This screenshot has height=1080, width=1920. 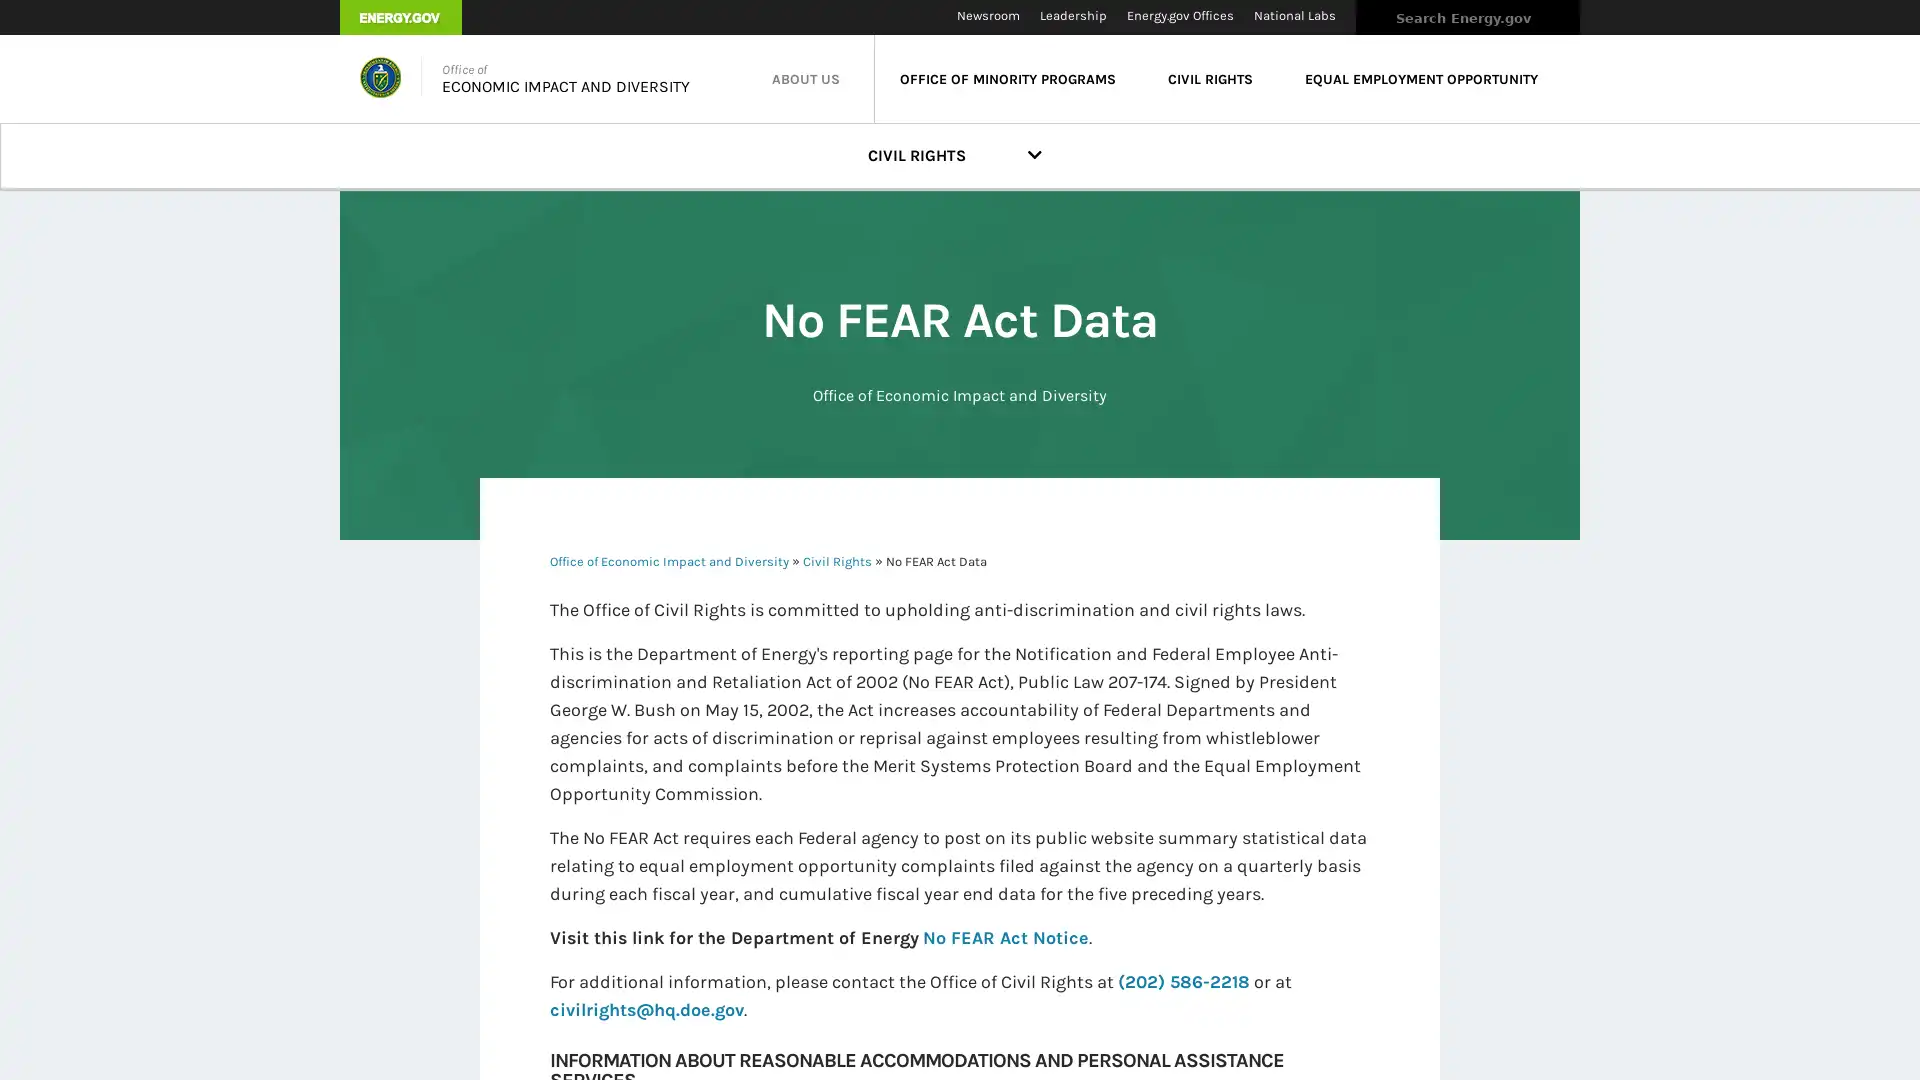 I want to click on SEARCH, so click(x=1601, y=23).